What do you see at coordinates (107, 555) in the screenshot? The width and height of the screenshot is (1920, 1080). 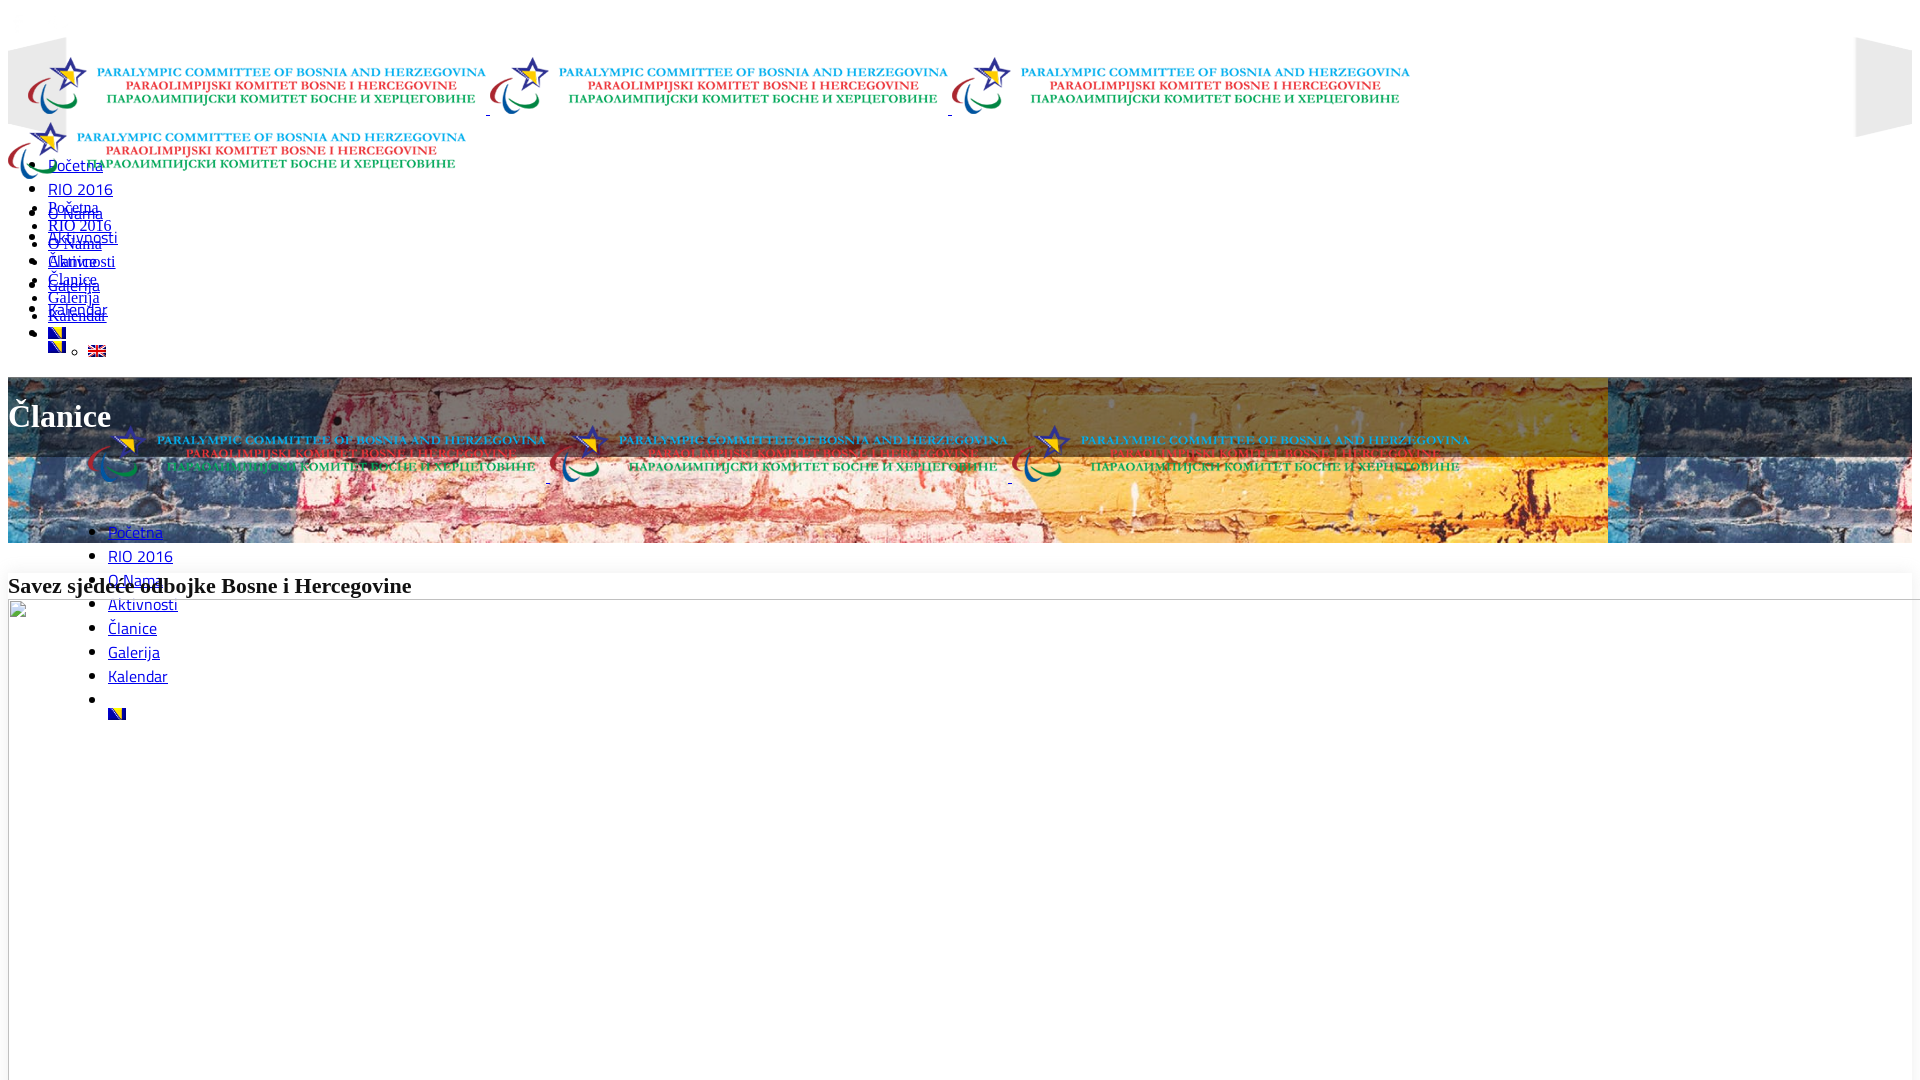 I see `'RIO 2016'` at bounding box center [107, 555].